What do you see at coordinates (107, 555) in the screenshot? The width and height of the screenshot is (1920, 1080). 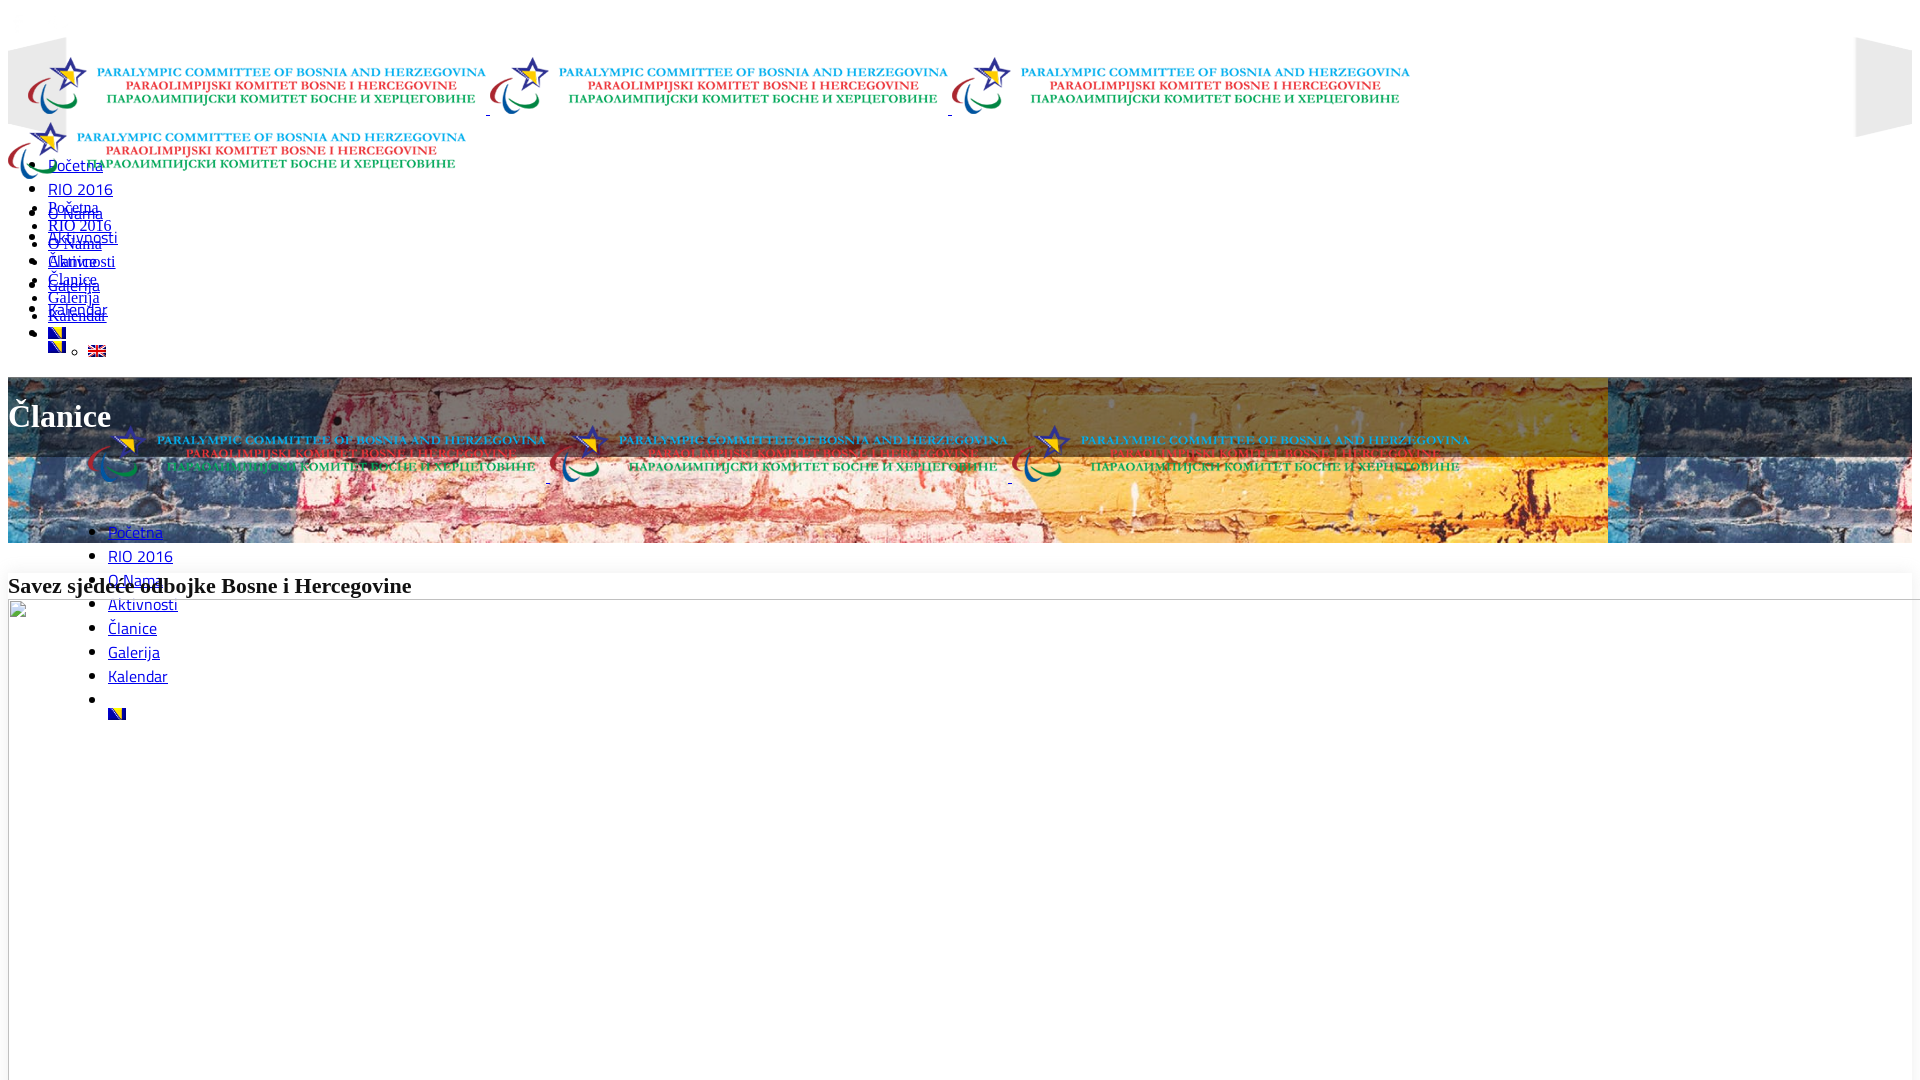 I see `'RIO 2016'` at bounding box center [107, 555].